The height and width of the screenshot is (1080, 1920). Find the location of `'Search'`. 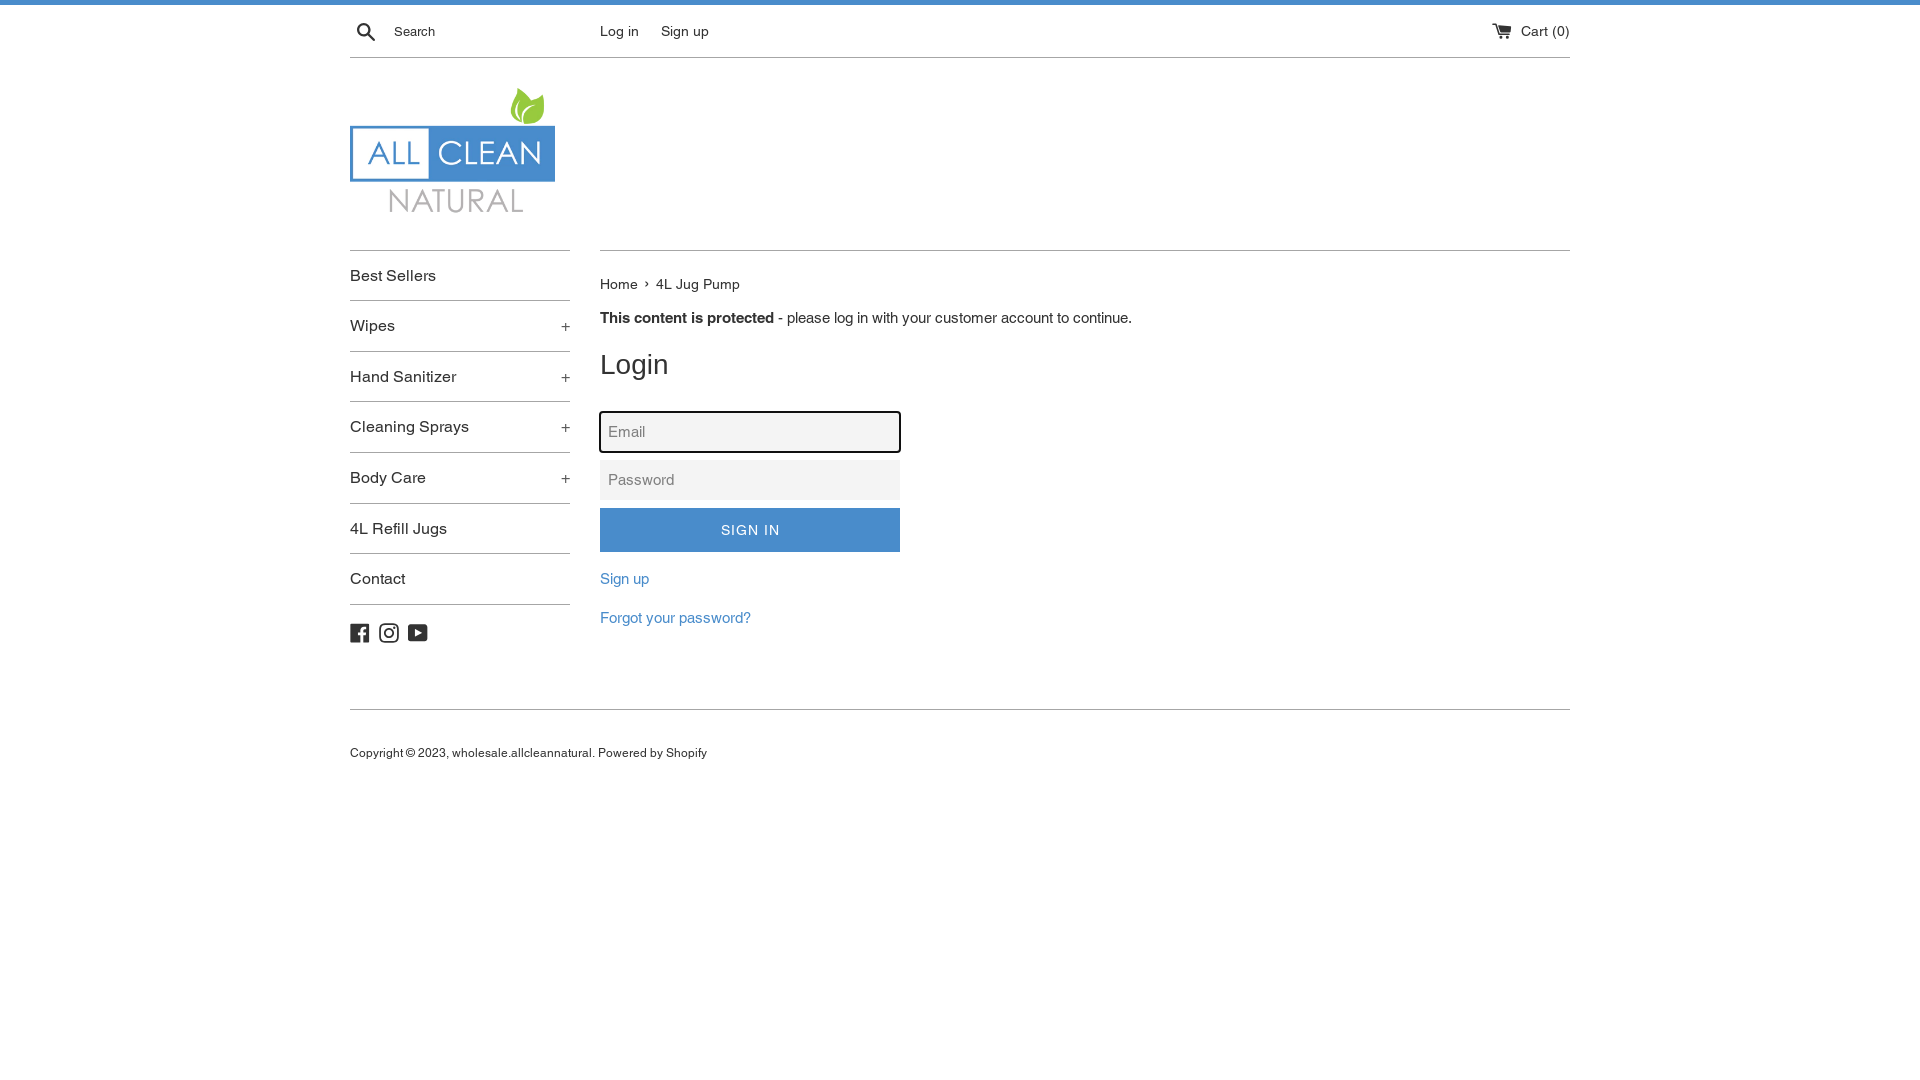

'Search' is located at coordinates (365, 30).